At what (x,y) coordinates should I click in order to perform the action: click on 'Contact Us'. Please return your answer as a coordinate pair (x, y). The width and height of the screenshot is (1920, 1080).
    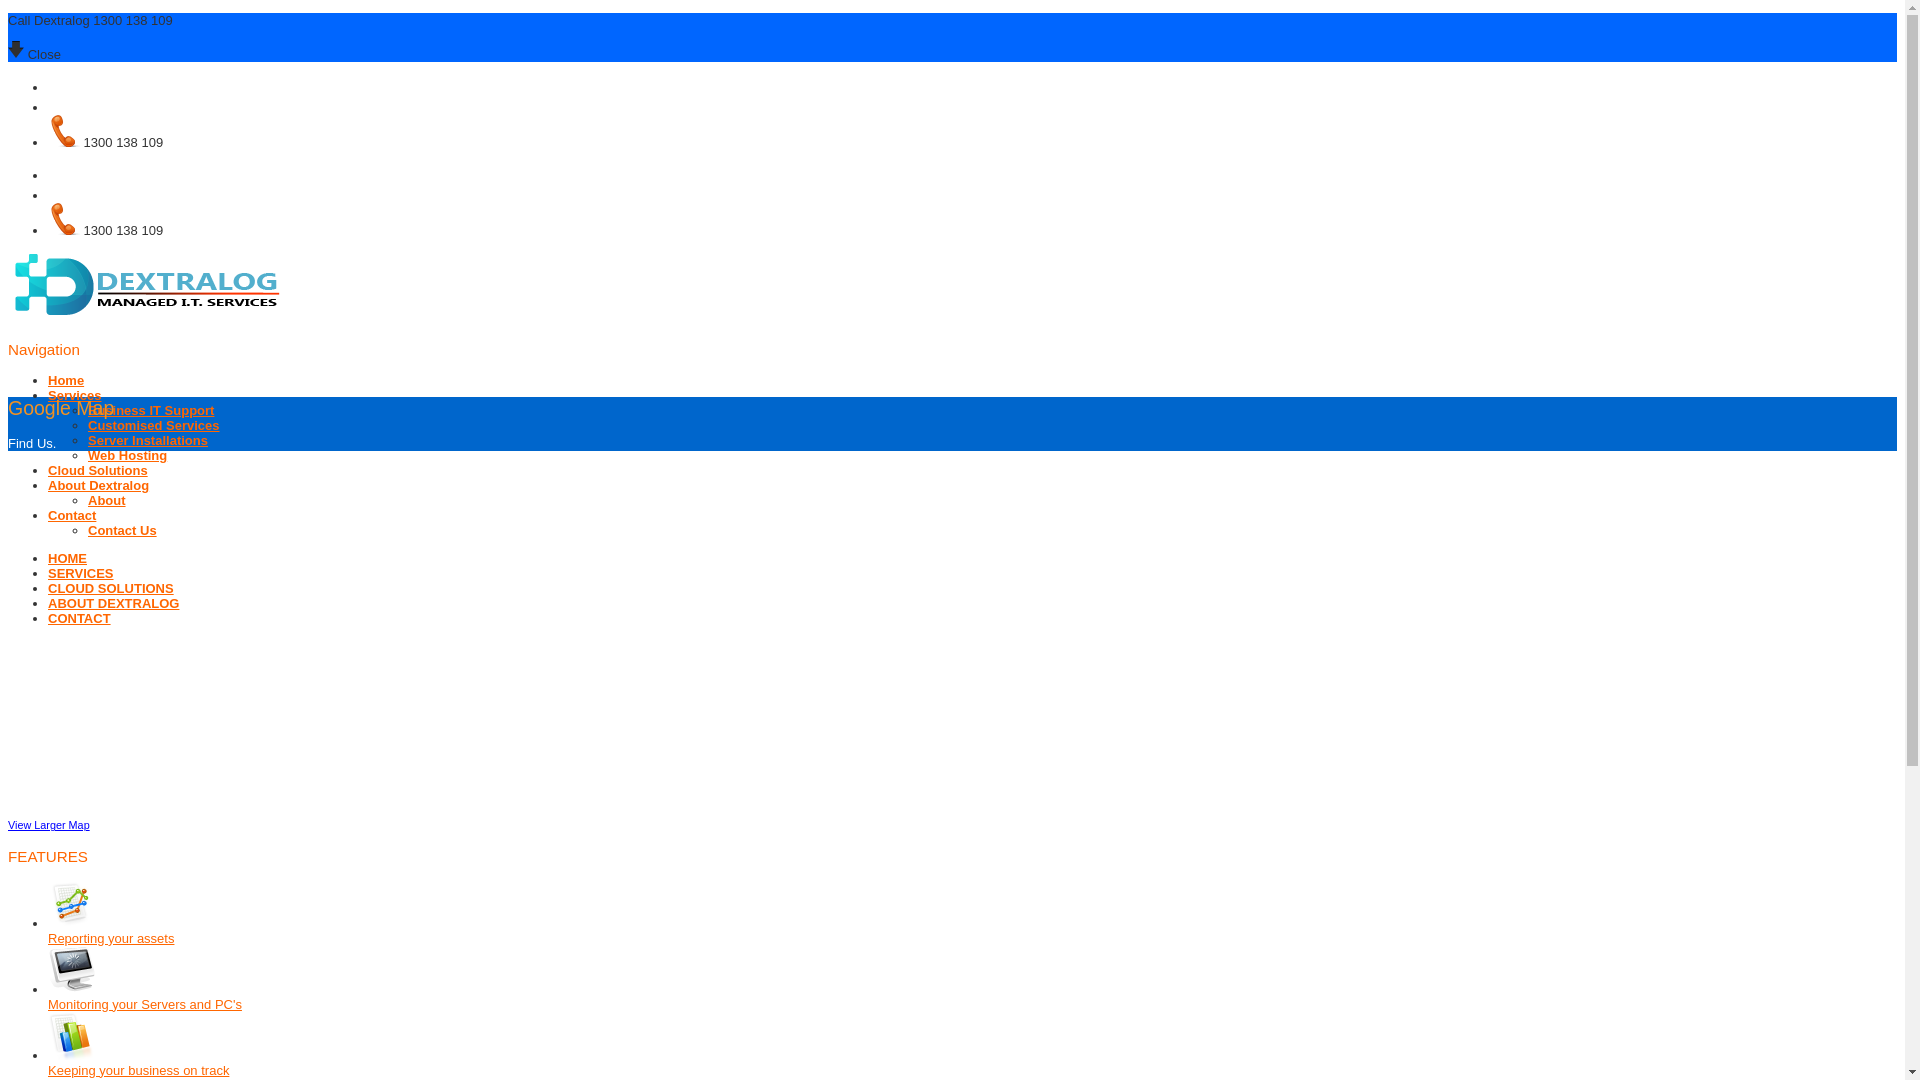
    Looking at the image, I should click on (121, 529).